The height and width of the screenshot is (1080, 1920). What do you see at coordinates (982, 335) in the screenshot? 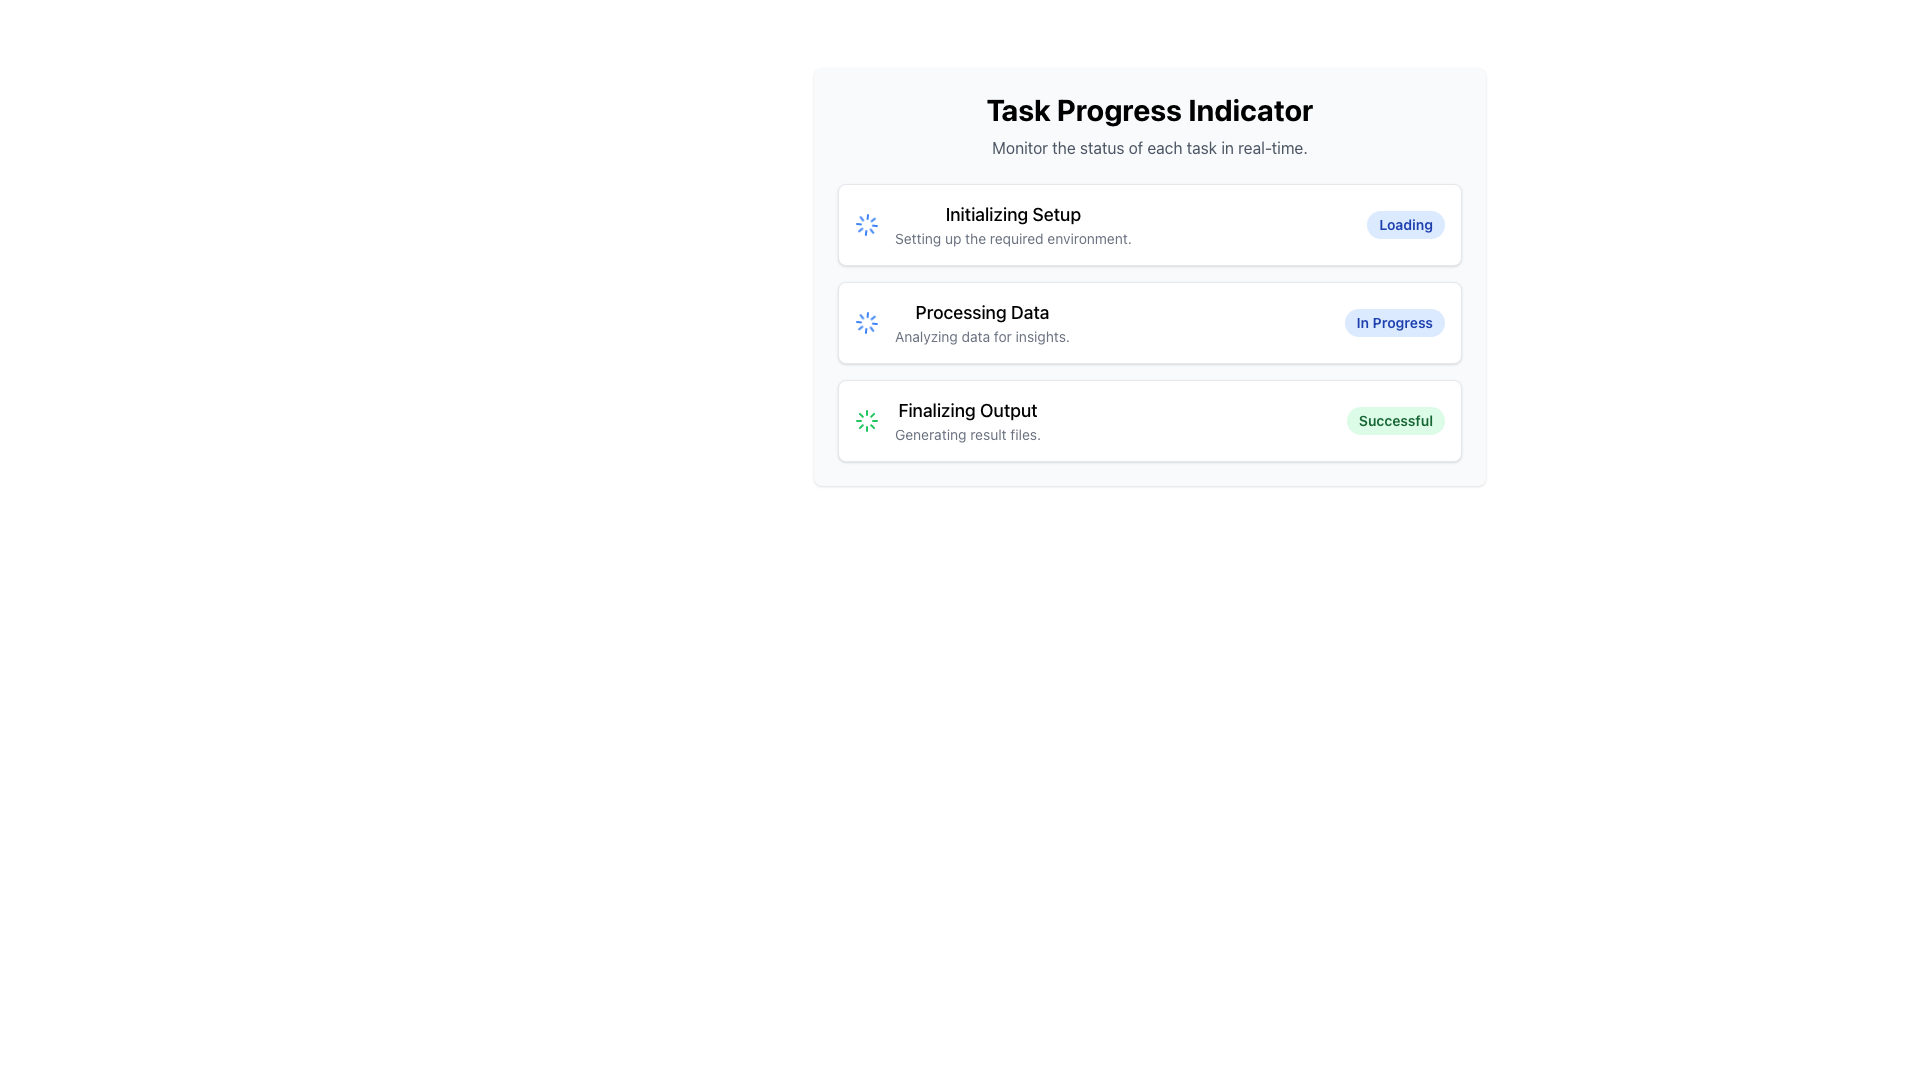
I see `the text label reading 'Analyzing data for insights.' located beneath the 'Processing Data' title in the task progress list` at bounding box center [982, 335].